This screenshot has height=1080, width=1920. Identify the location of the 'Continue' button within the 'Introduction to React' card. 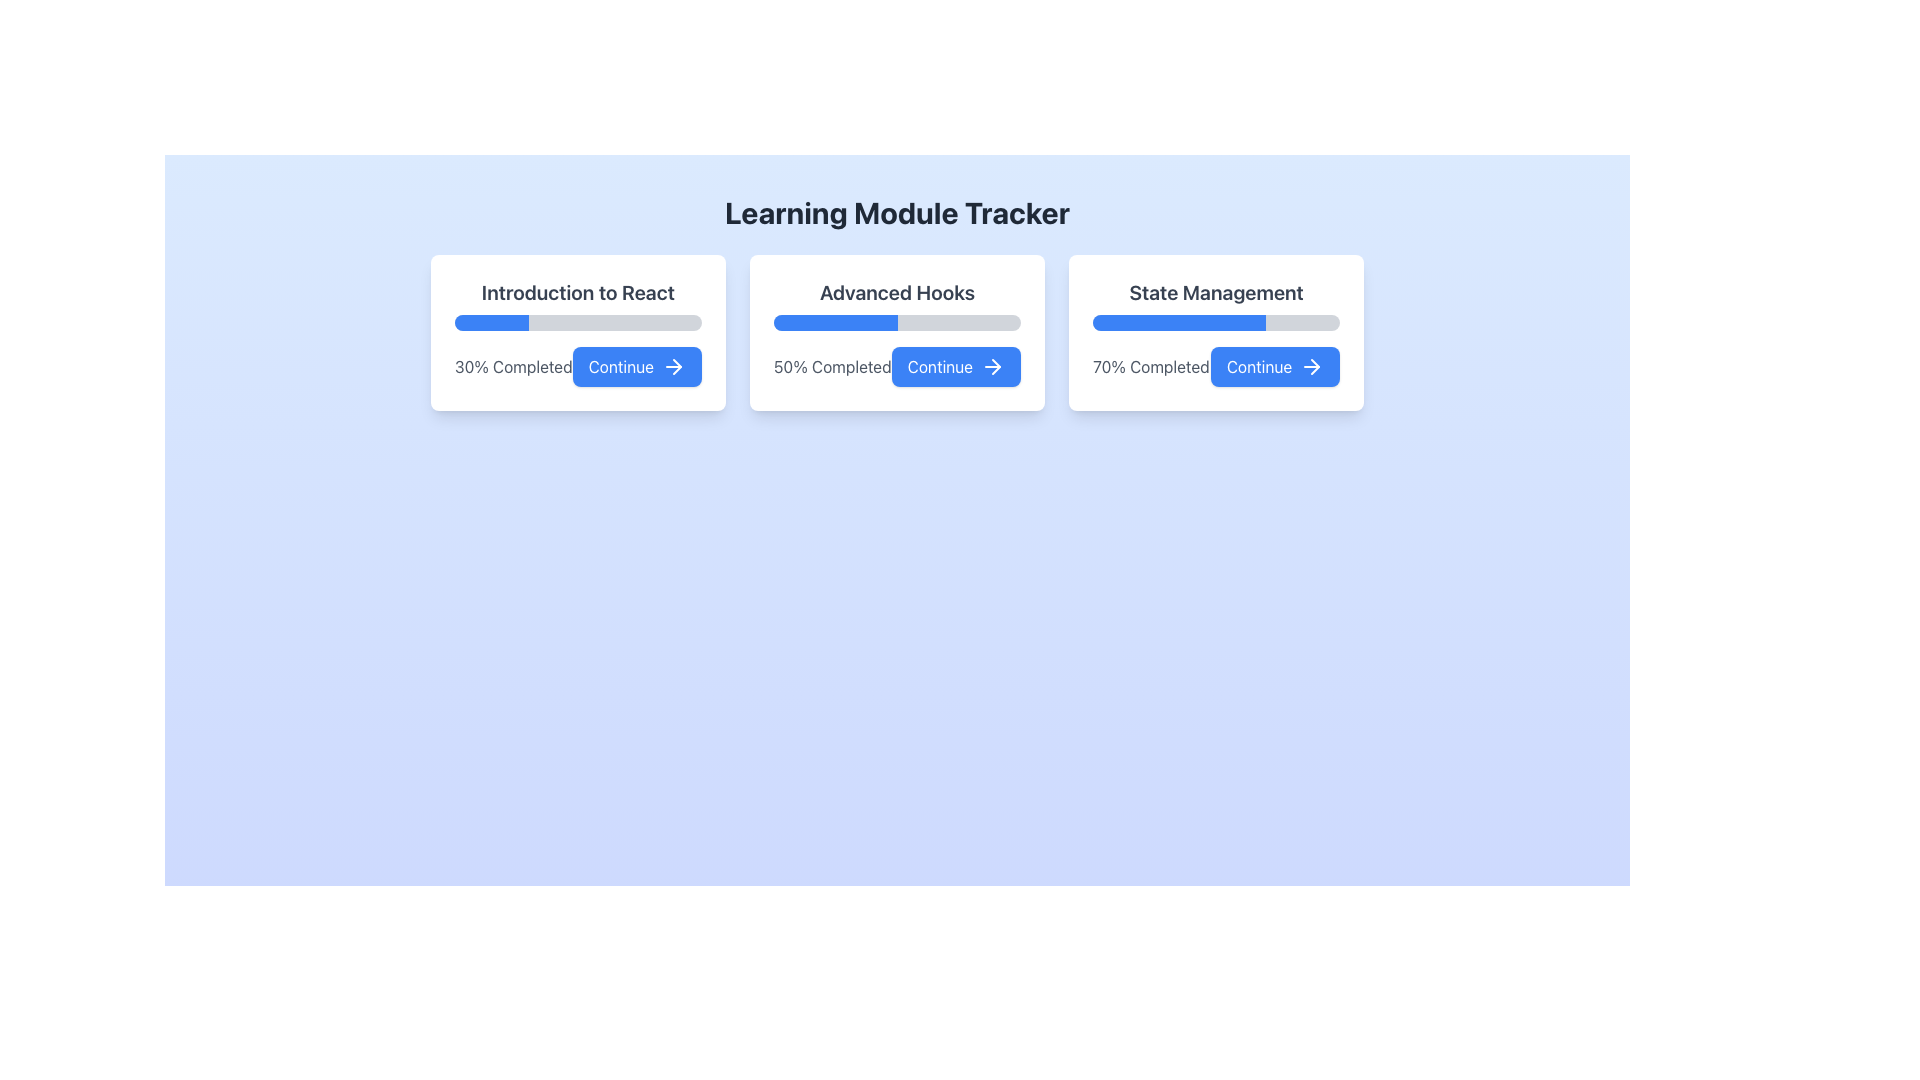
(577, 366).